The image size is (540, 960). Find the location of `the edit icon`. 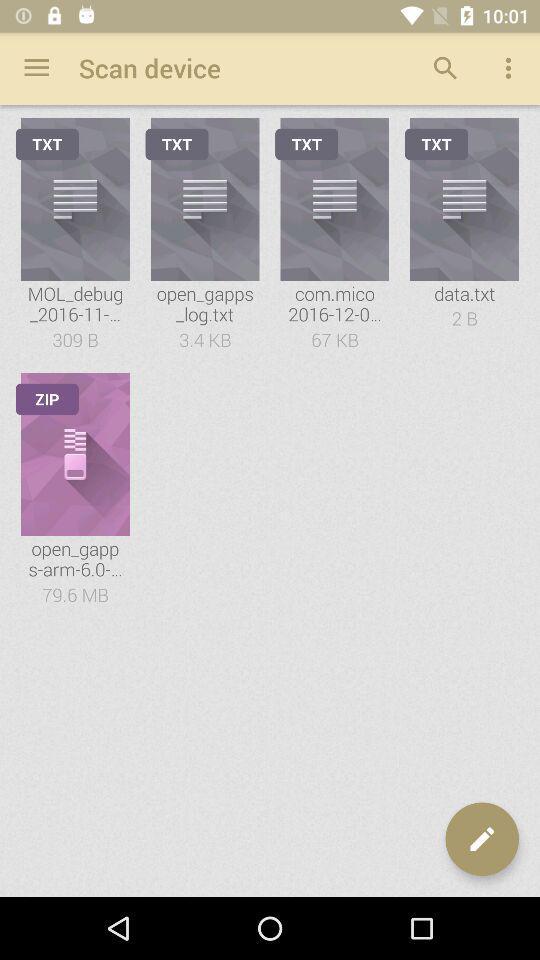

the edit icon is located at coordinates (481, 839).